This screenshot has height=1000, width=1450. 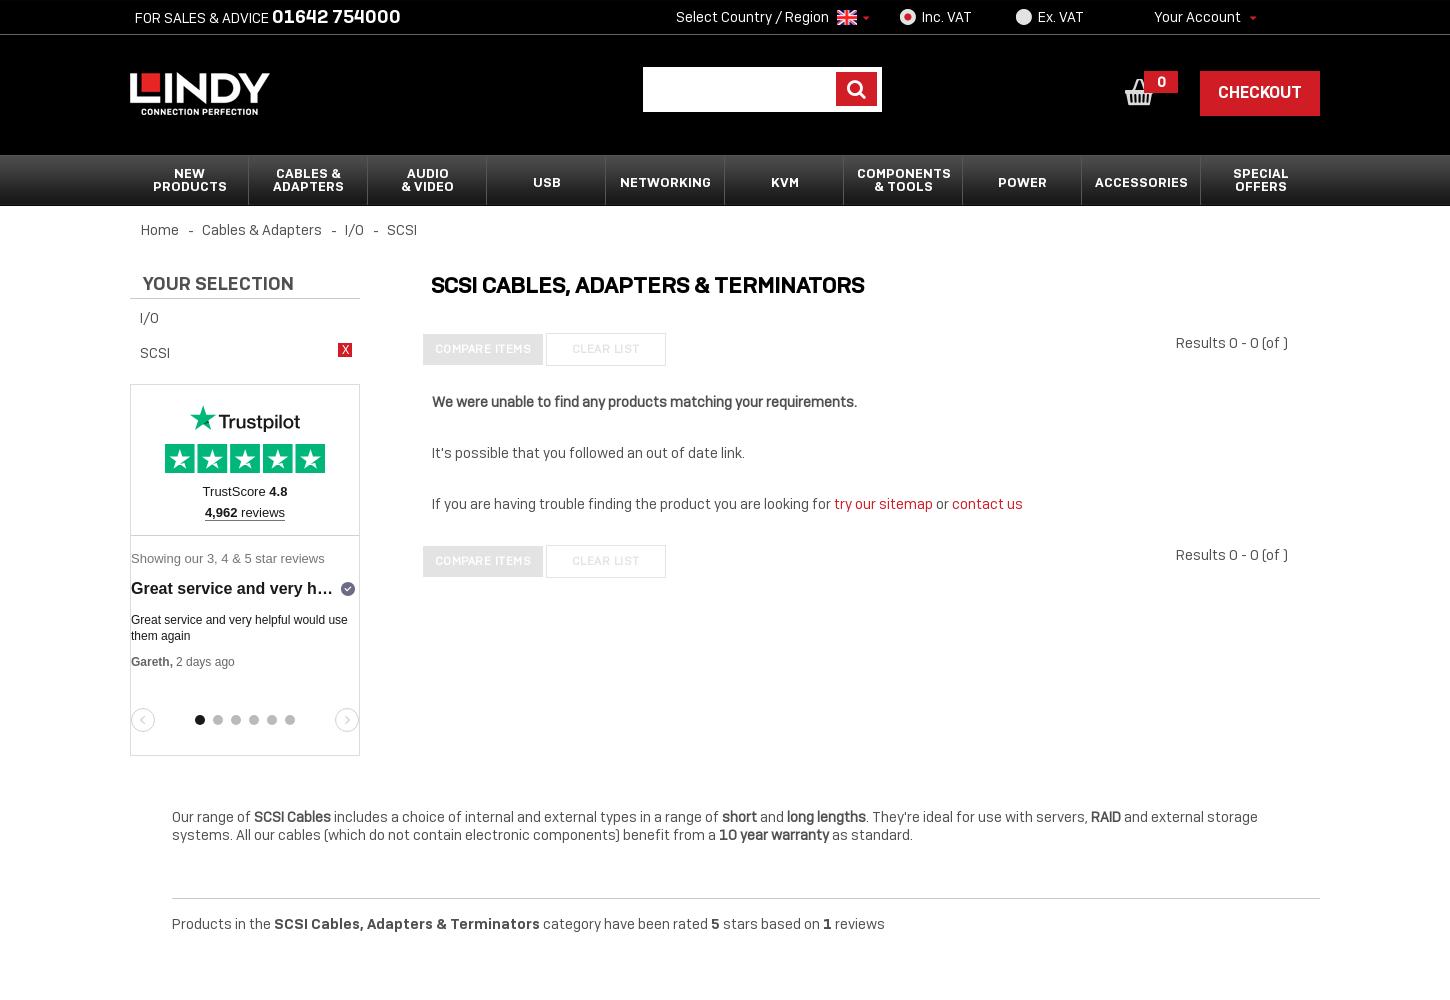 What do you see at coordinates (587, 452) in the screenshot?
I see `'It's possible that you followed an out of date link.'` at bounding box center [587, 452].